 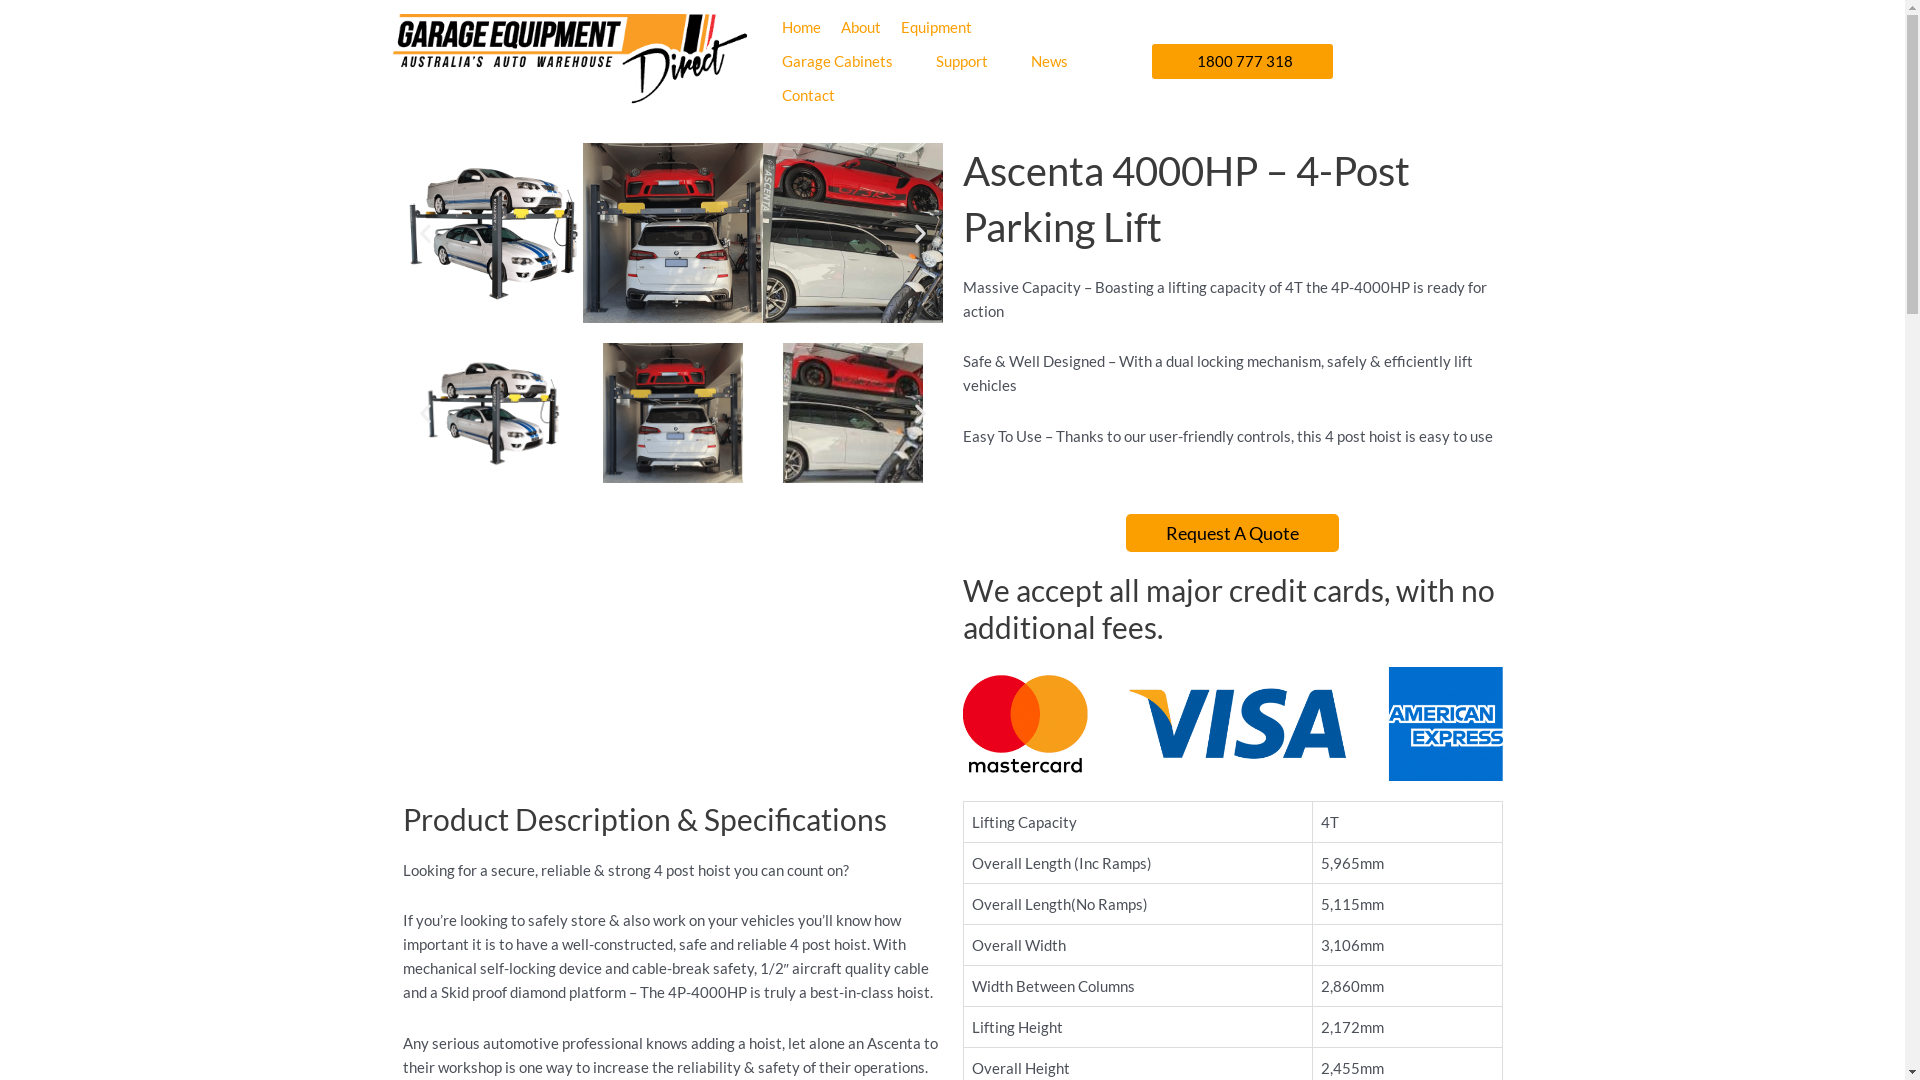 I want to click on 'Home', so click(x=781, y=27).